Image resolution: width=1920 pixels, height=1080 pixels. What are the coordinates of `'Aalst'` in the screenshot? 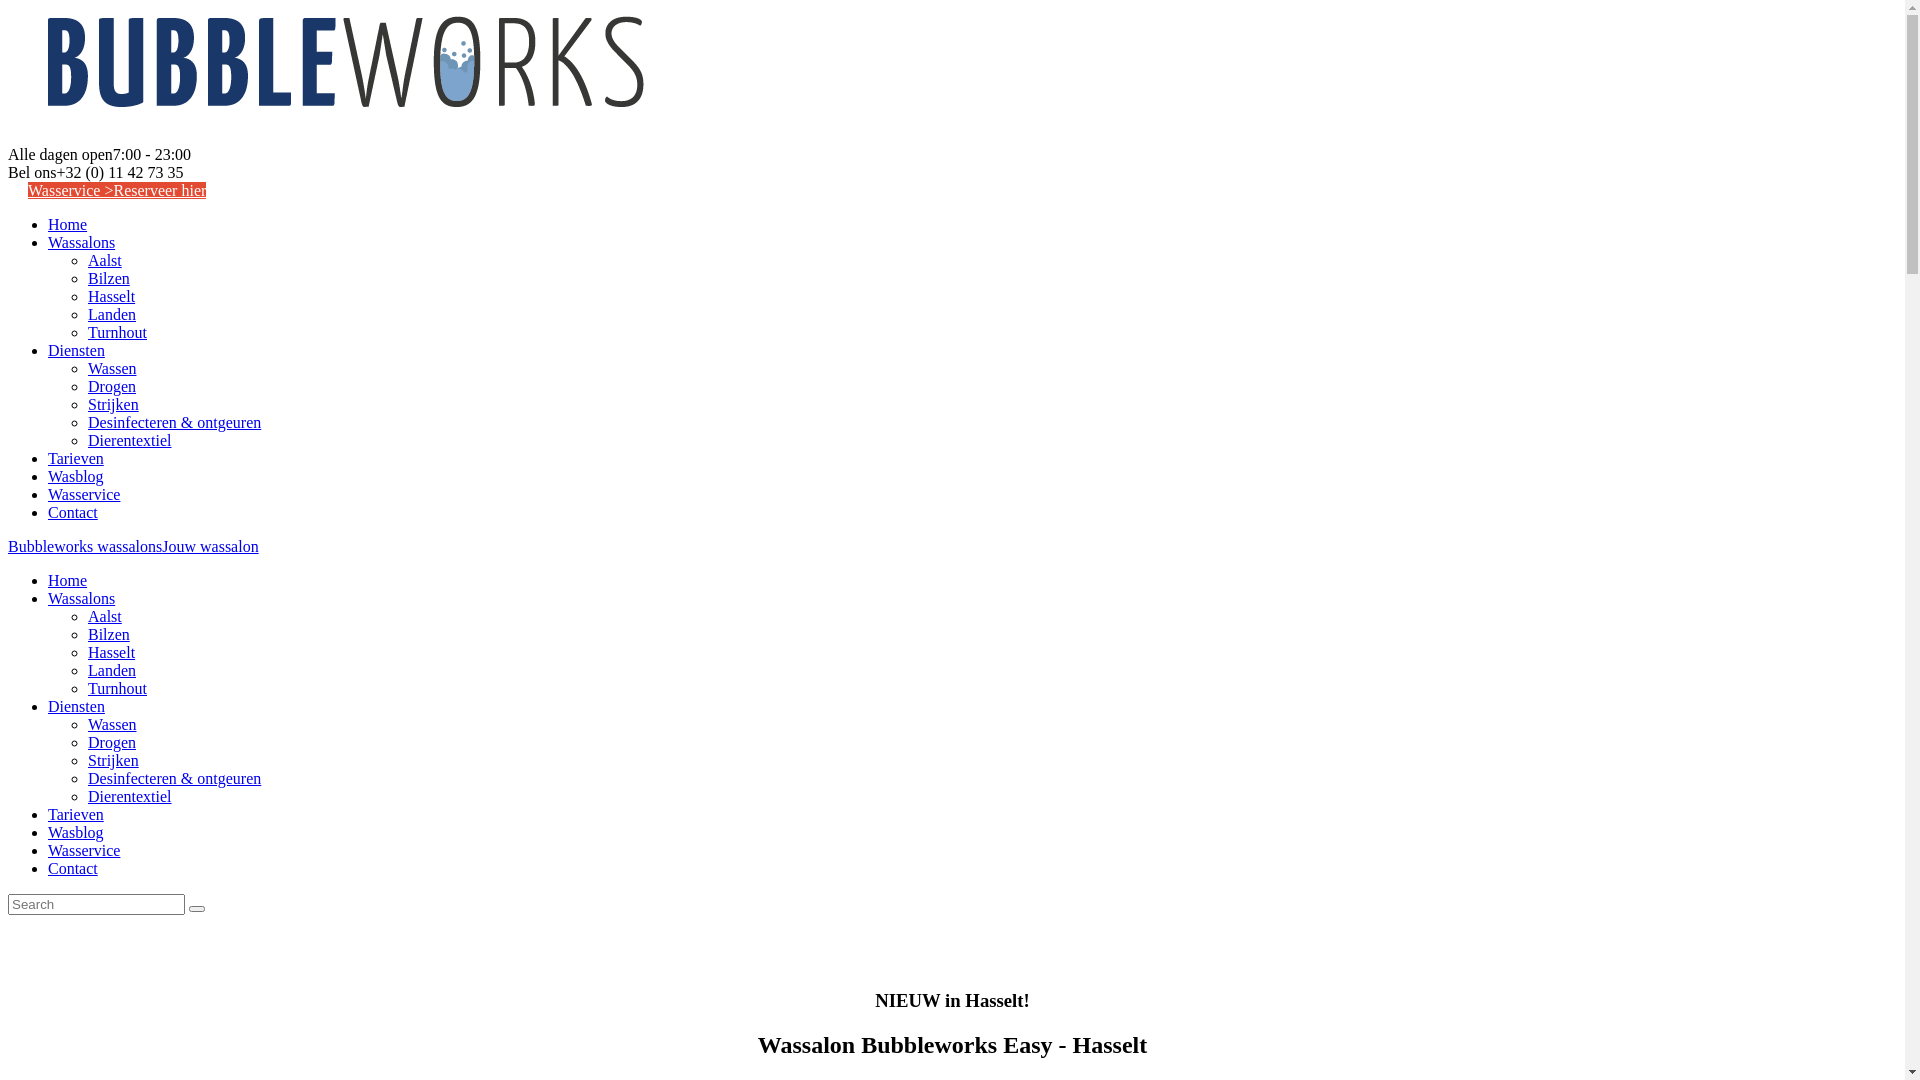 It's located at (104, 259).